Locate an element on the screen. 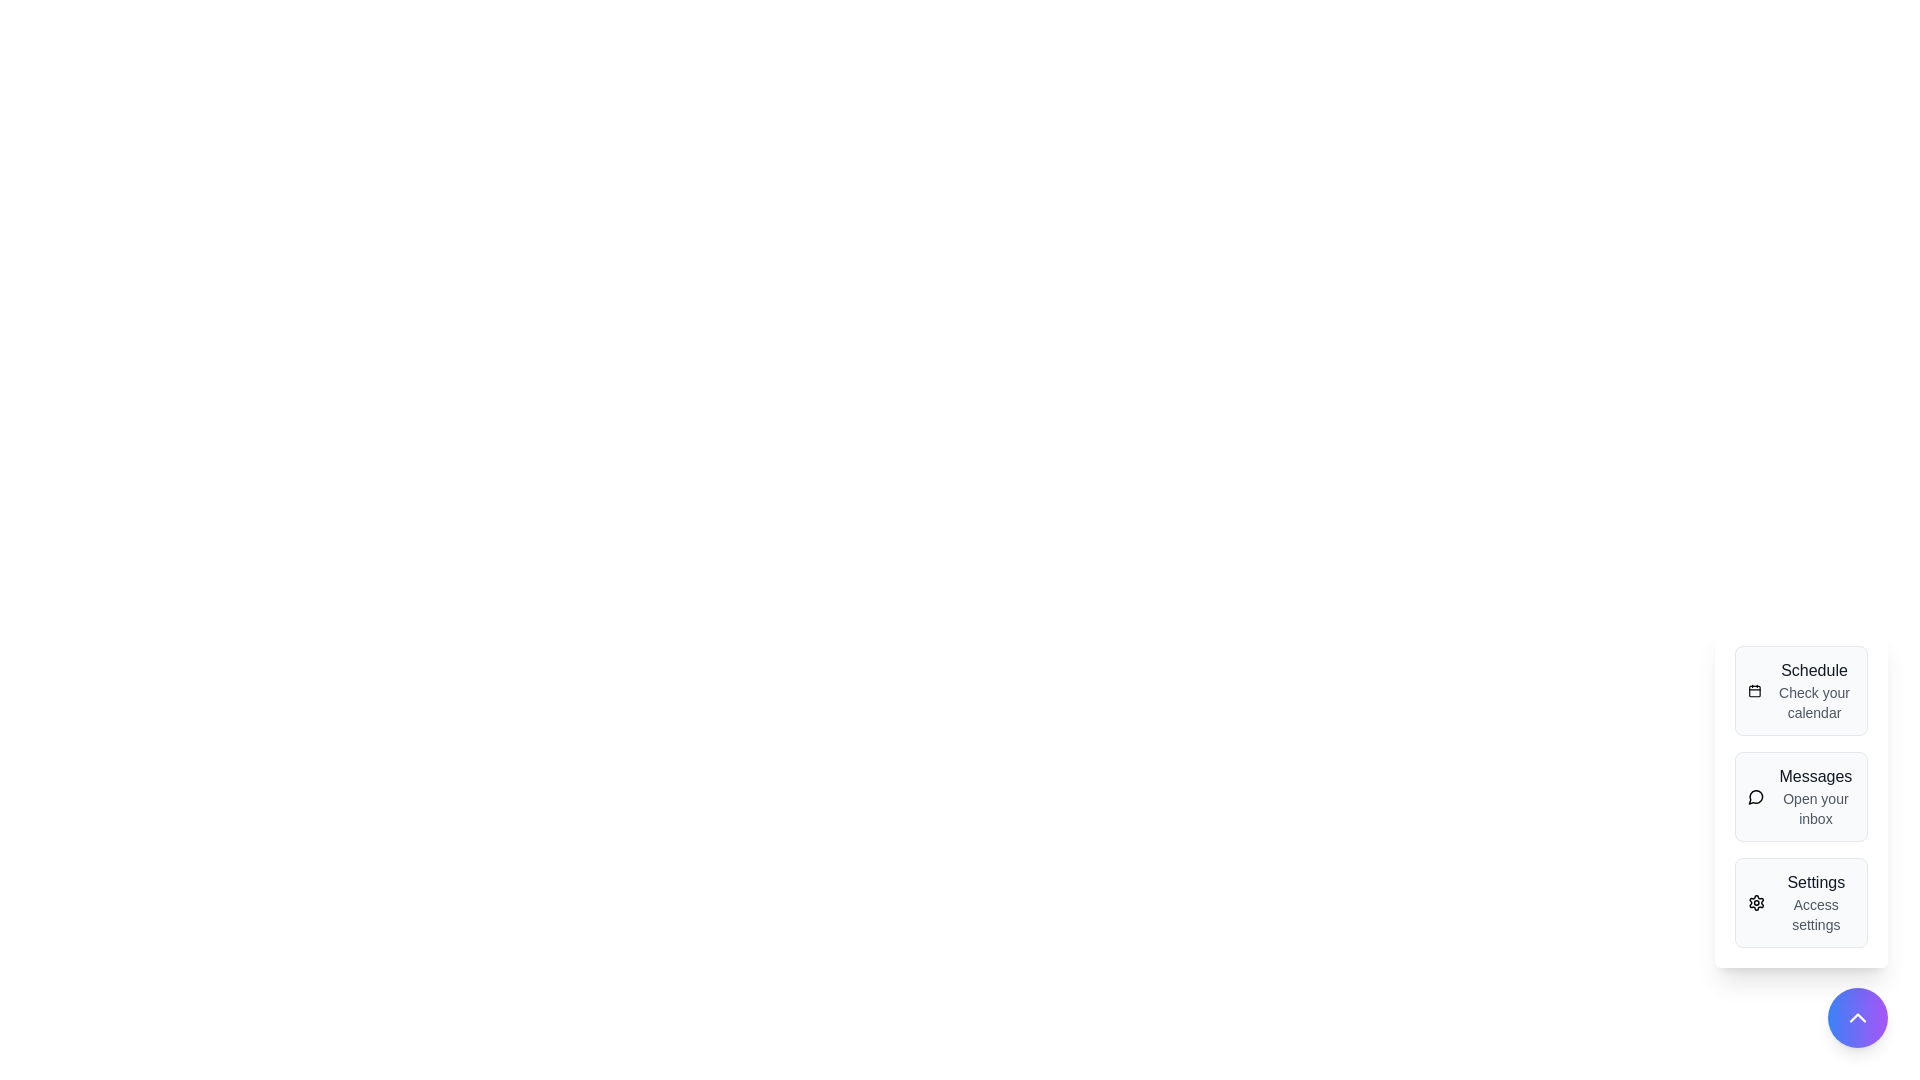  the Messages menu option in the speed dial is located at coordinates (1801, 796).